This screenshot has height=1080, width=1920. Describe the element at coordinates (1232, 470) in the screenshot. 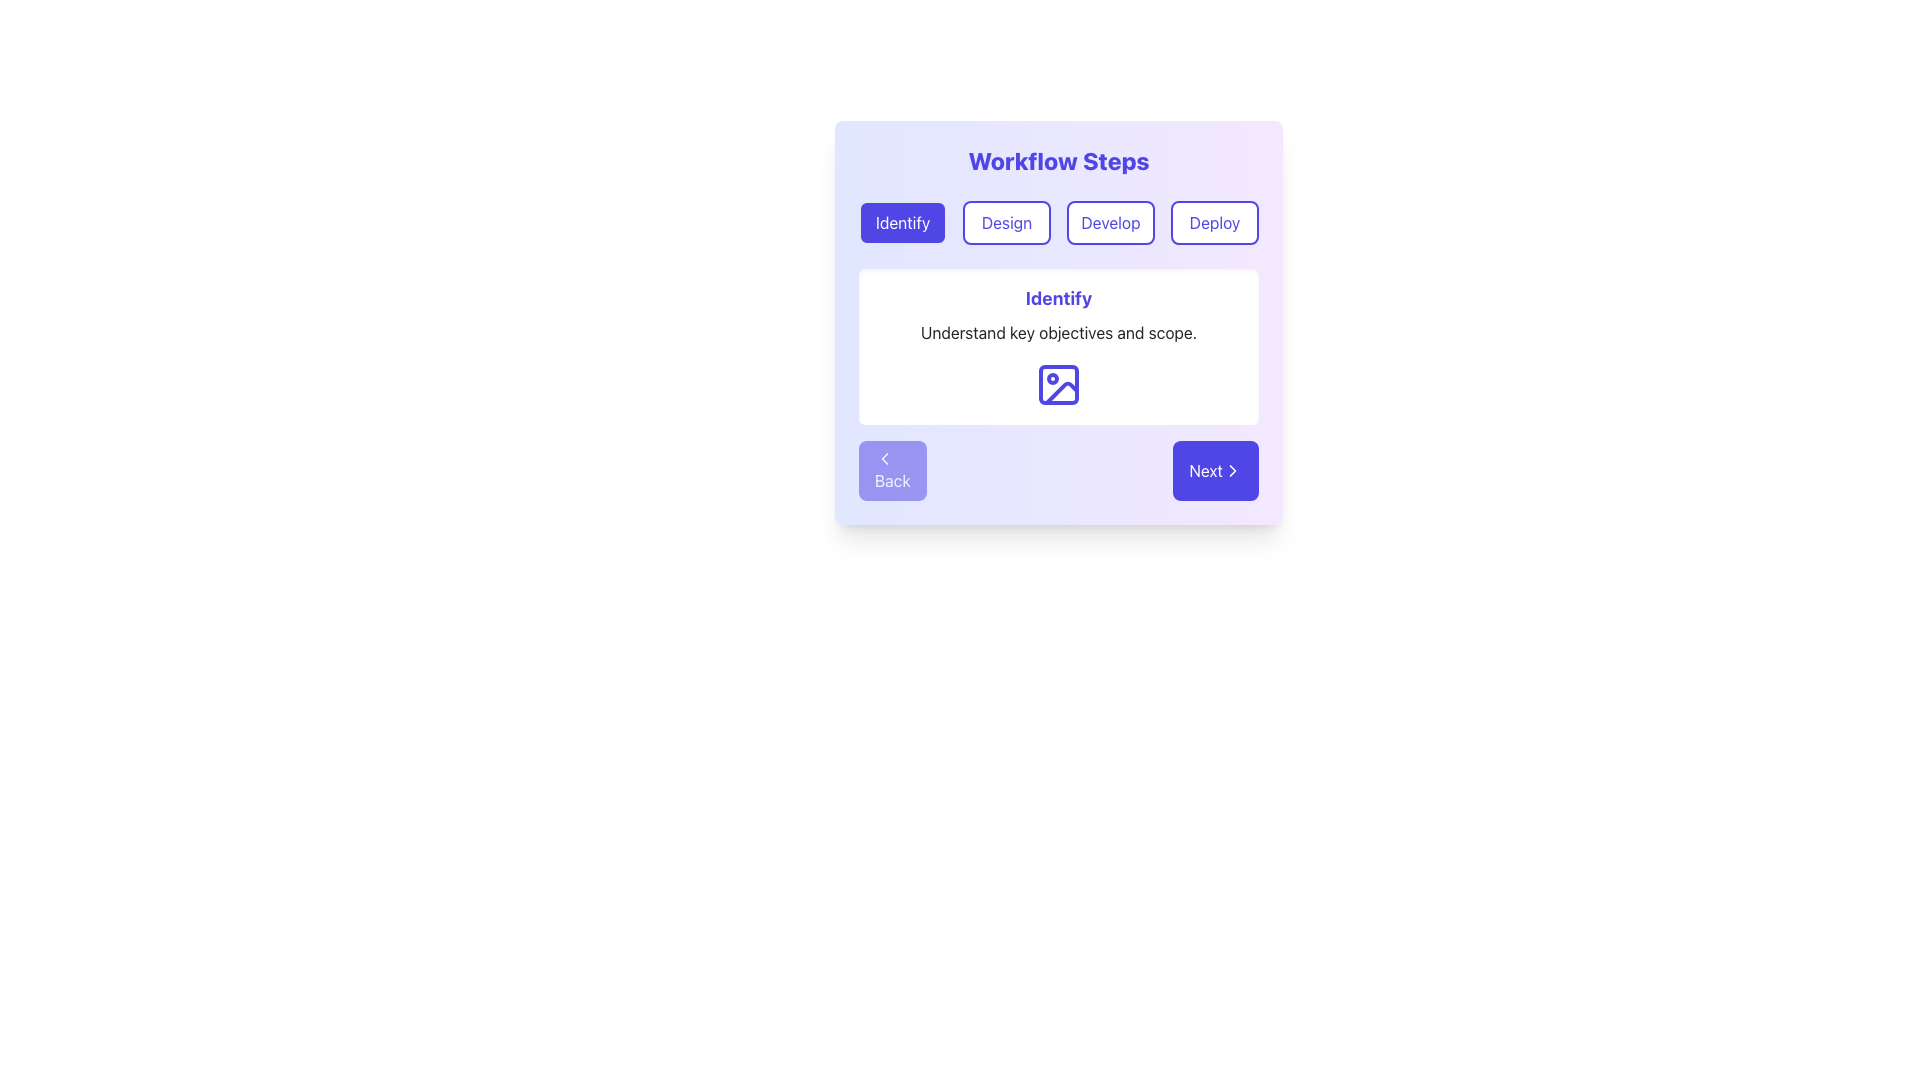

I see `the 'Next' button located at the bottom-right corner of the interface` at that location.